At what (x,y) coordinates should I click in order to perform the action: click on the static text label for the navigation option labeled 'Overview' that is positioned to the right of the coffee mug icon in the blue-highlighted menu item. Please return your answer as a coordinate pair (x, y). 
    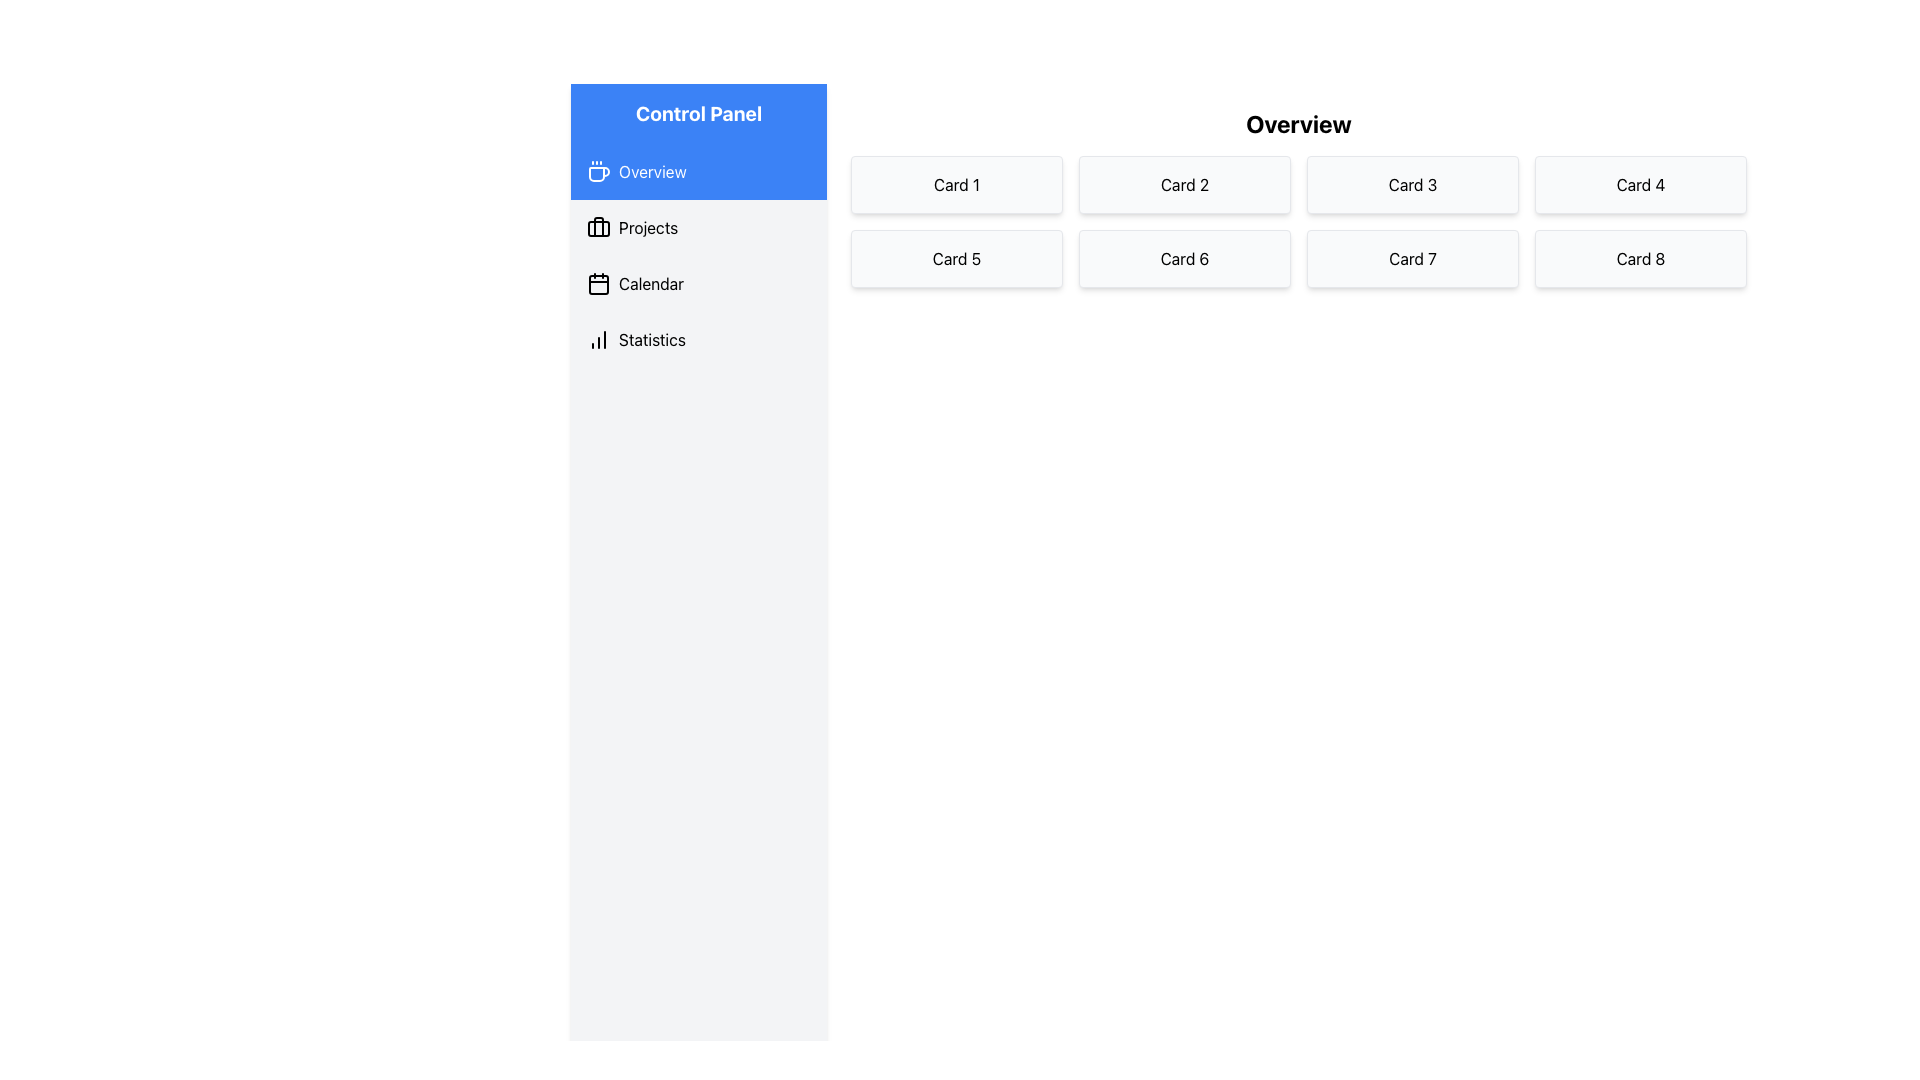
    Looking at the image, I should click on (652, 171).